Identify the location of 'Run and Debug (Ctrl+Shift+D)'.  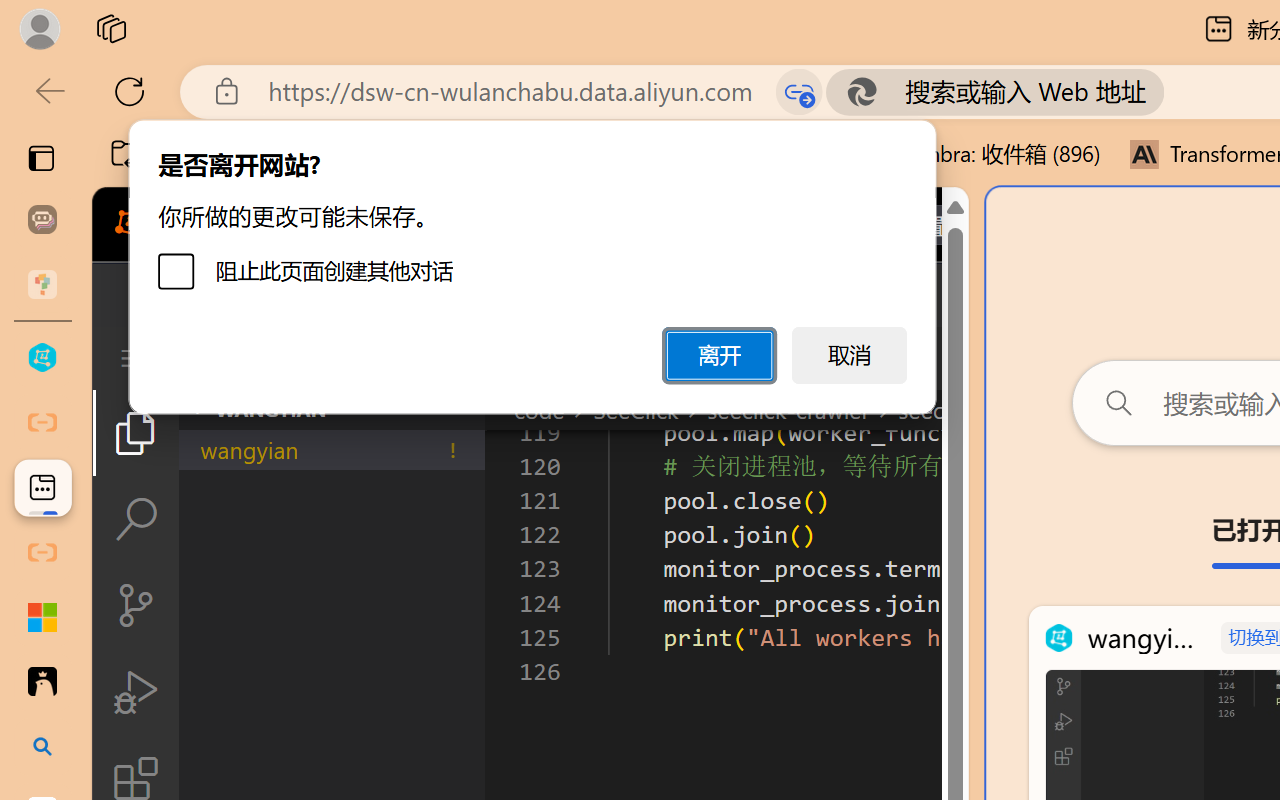
(134, 692).